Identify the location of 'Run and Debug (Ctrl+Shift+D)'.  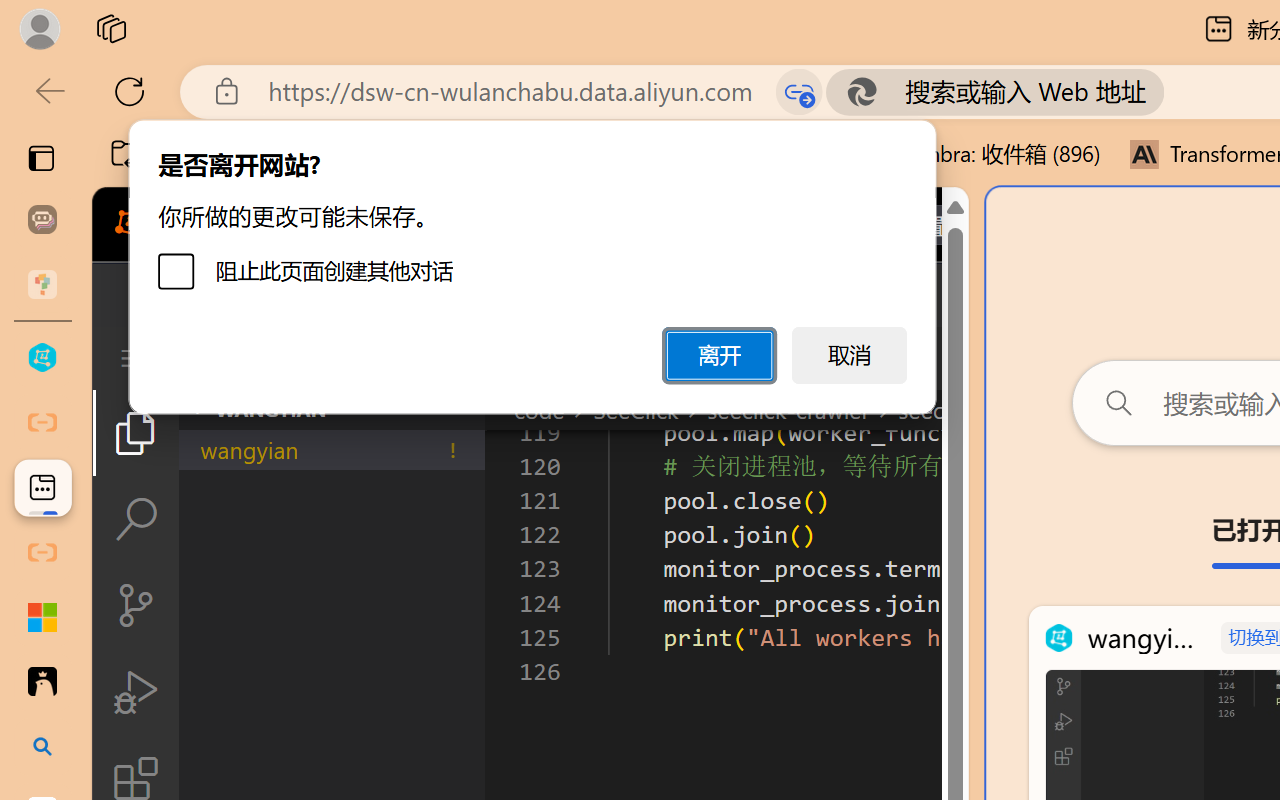
(134, 692).